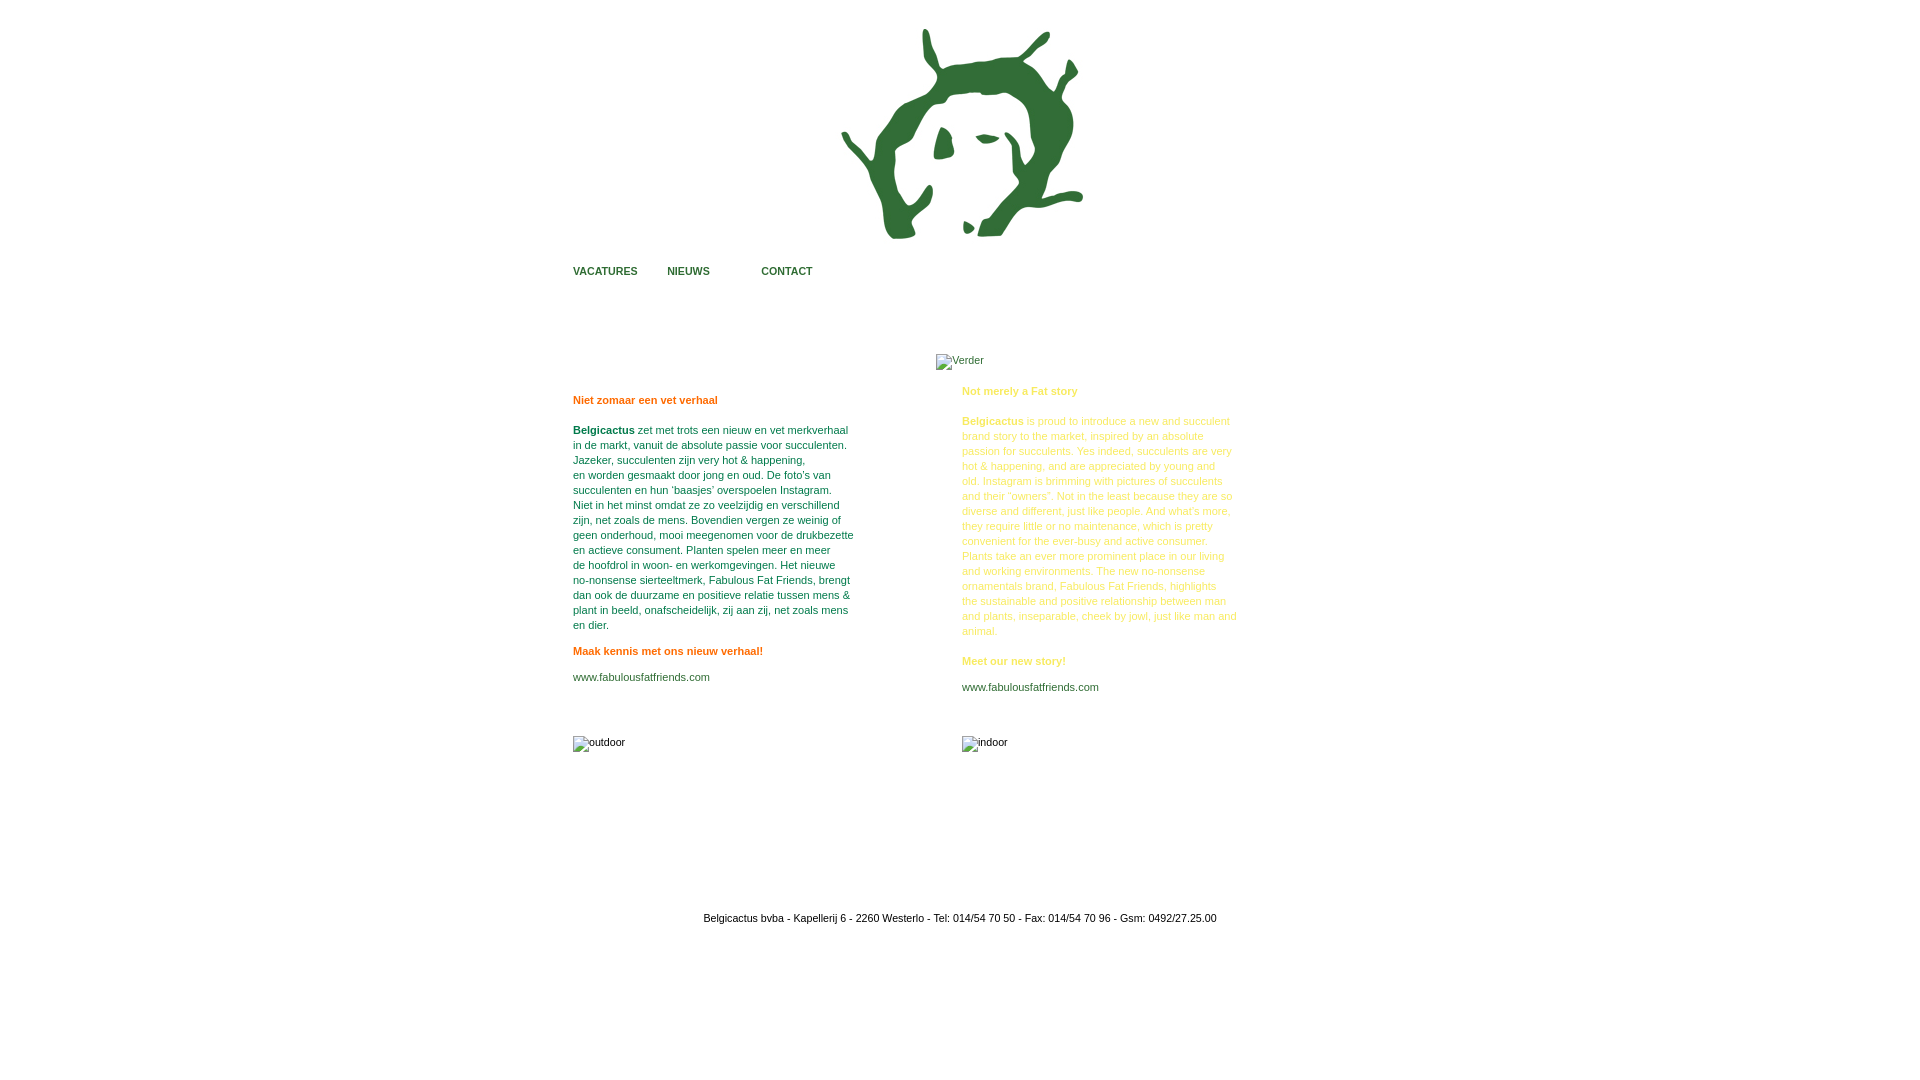  I want to click on 'NIEUWS', so click(688, 270).